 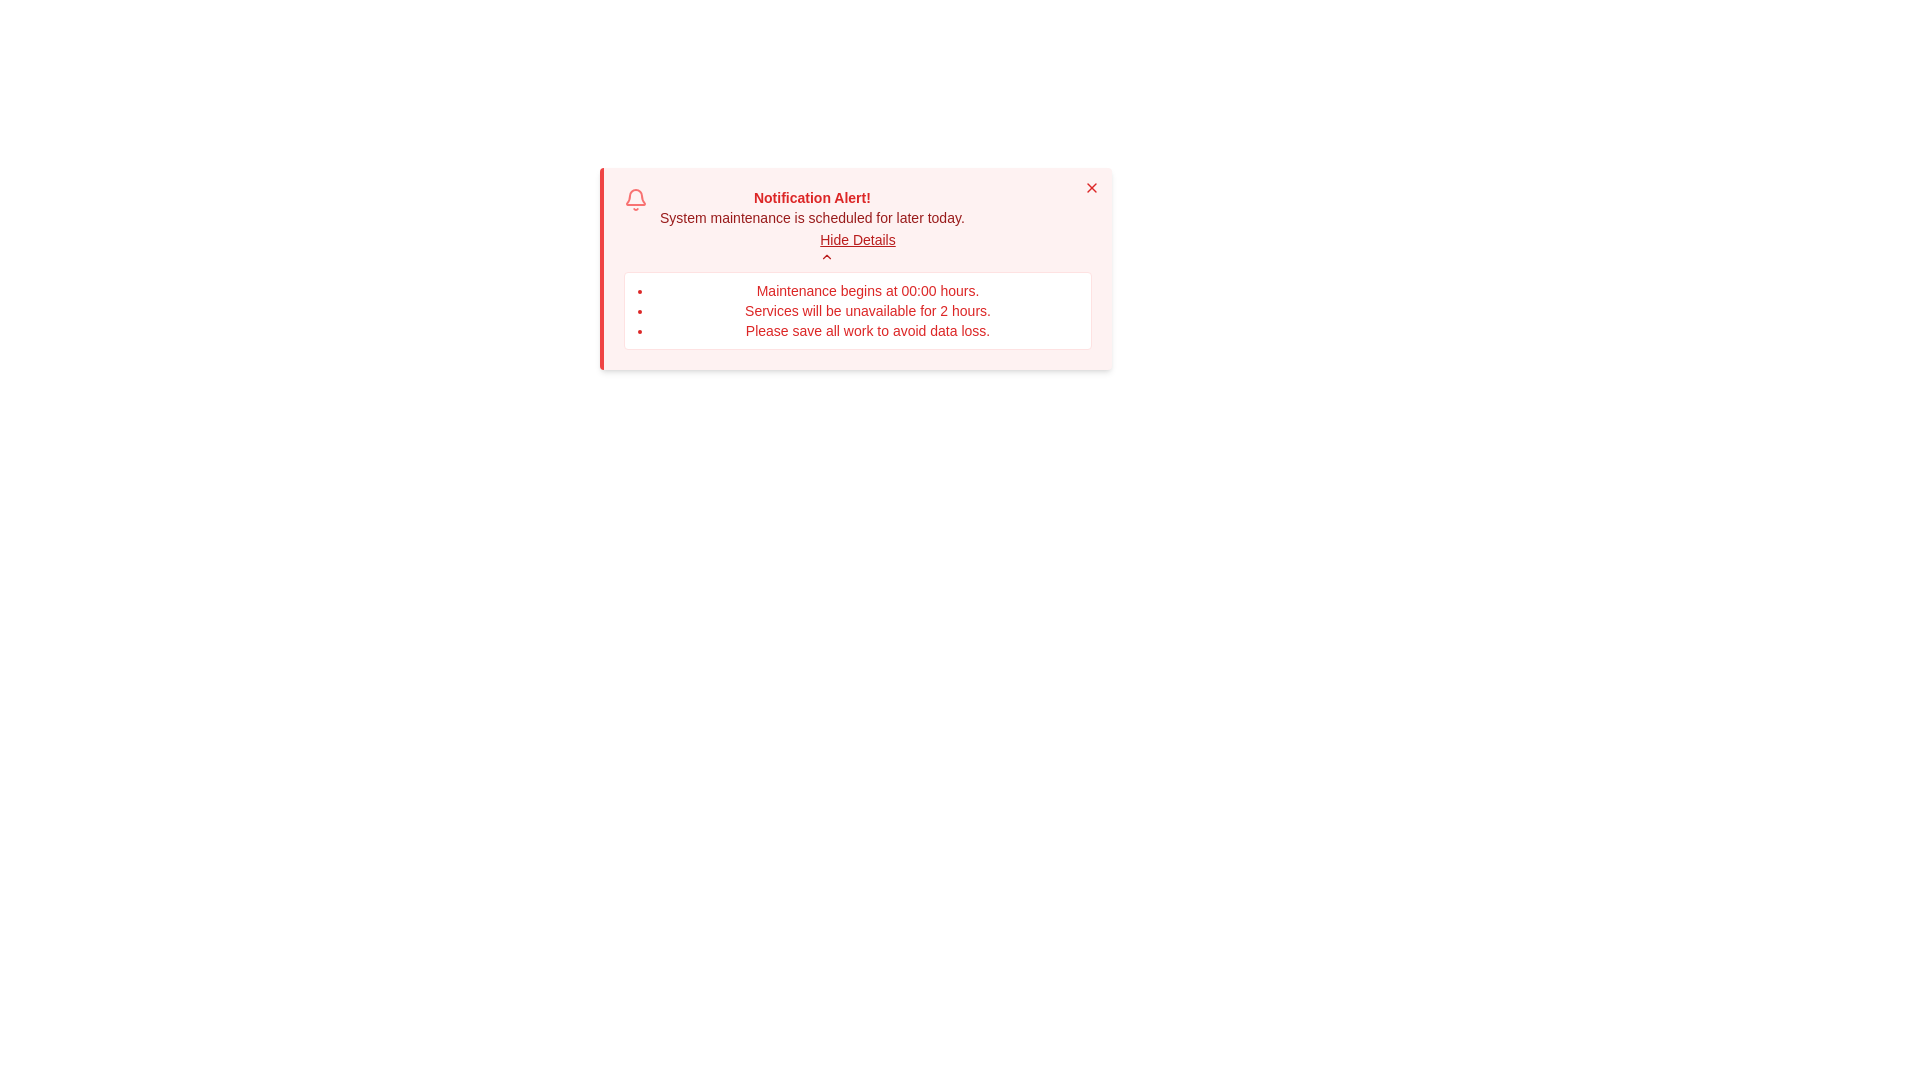 I want to click on the close (X) button to dismiss the alert, so click(x=1090, y=188).